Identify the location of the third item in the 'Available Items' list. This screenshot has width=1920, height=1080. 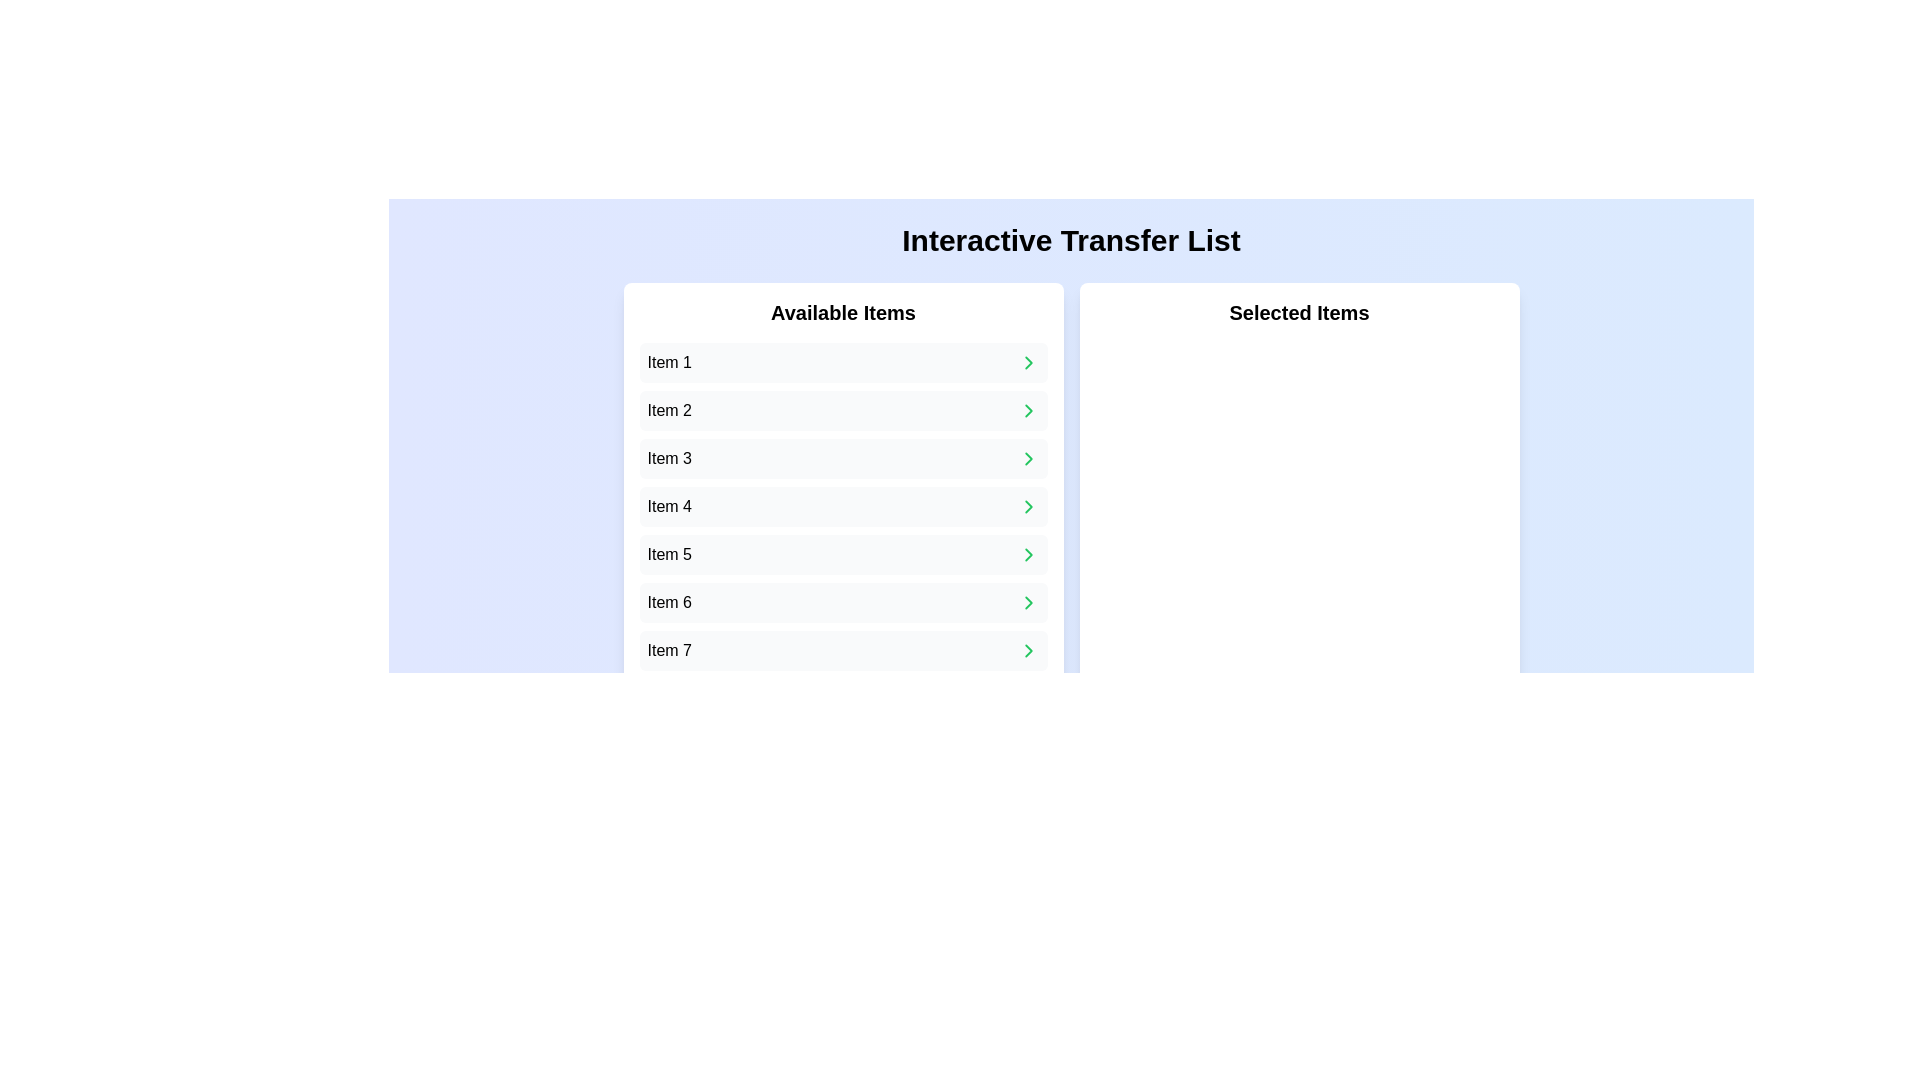
(843, 459).